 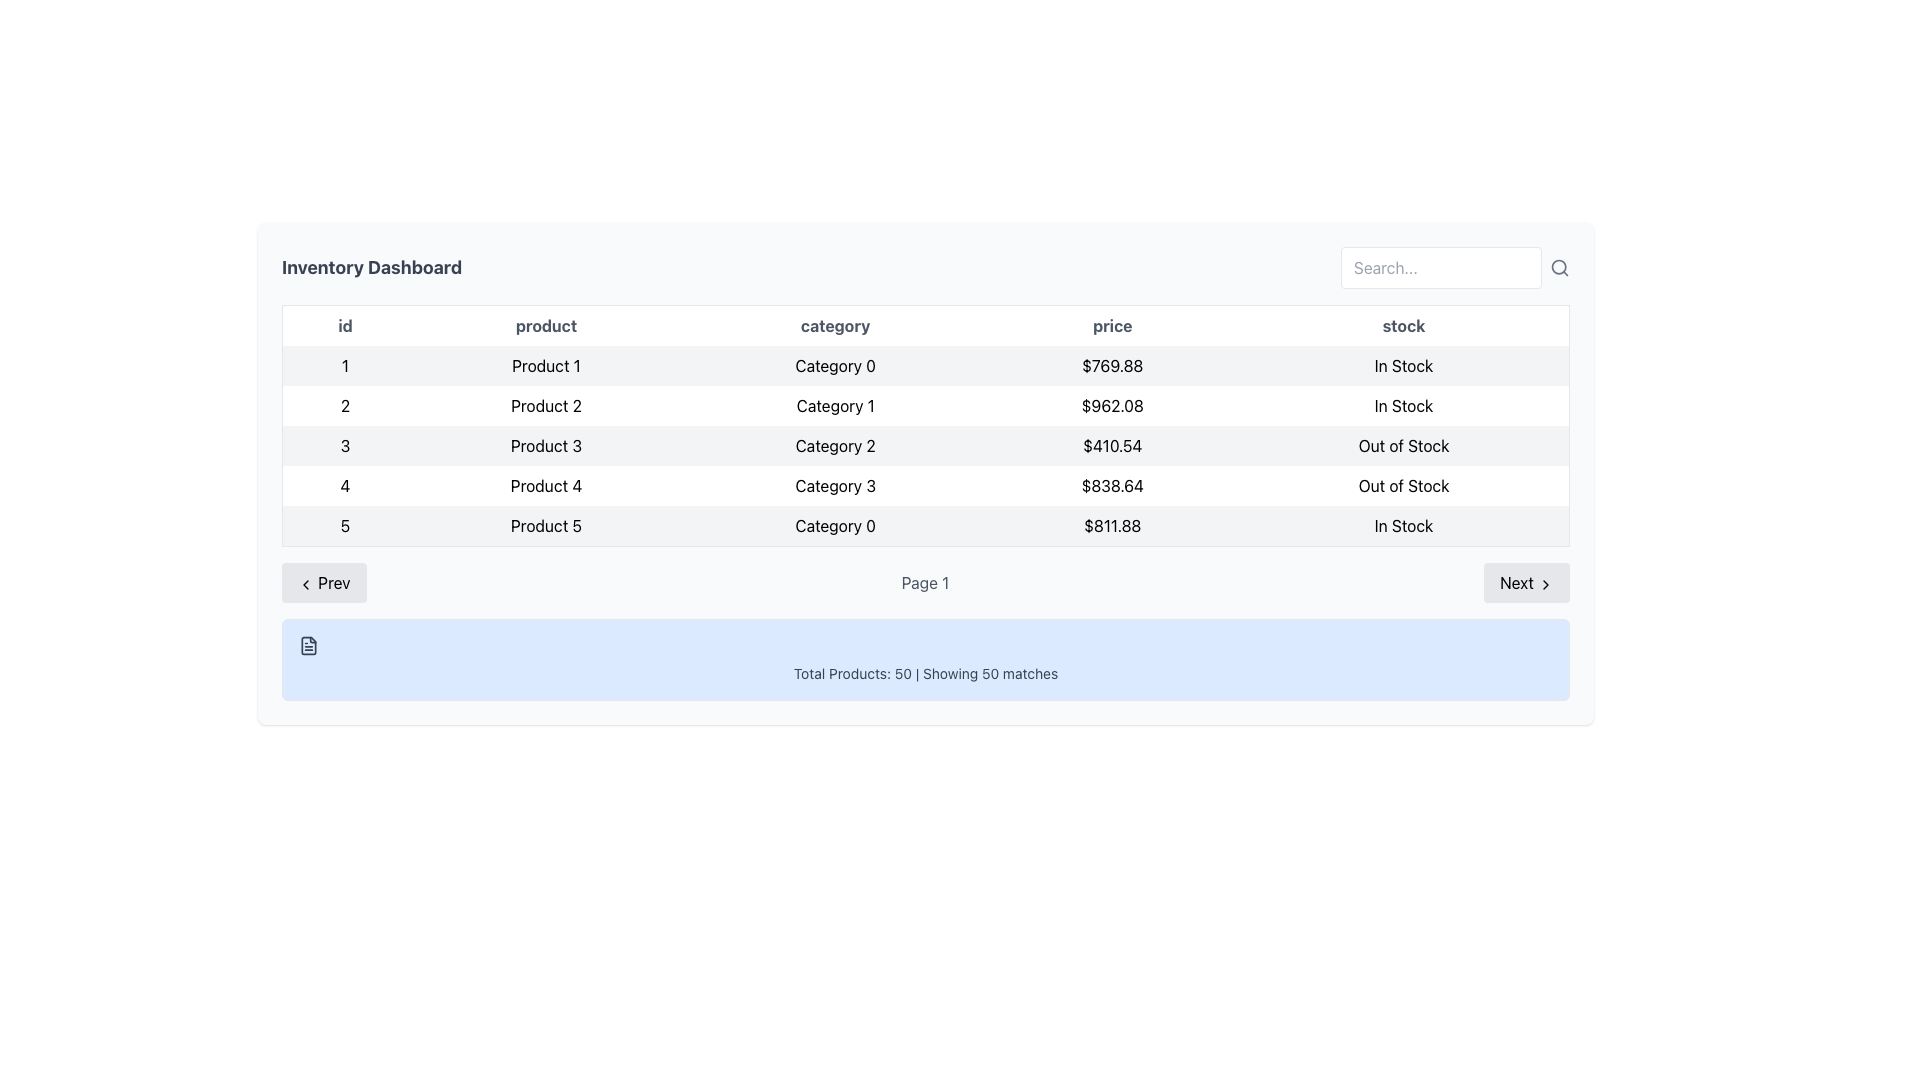 I want to click on the fourth Table Header in the table that indicates price-related data, positioned between 'category' and 'stock', so click(x=1111, y=324).